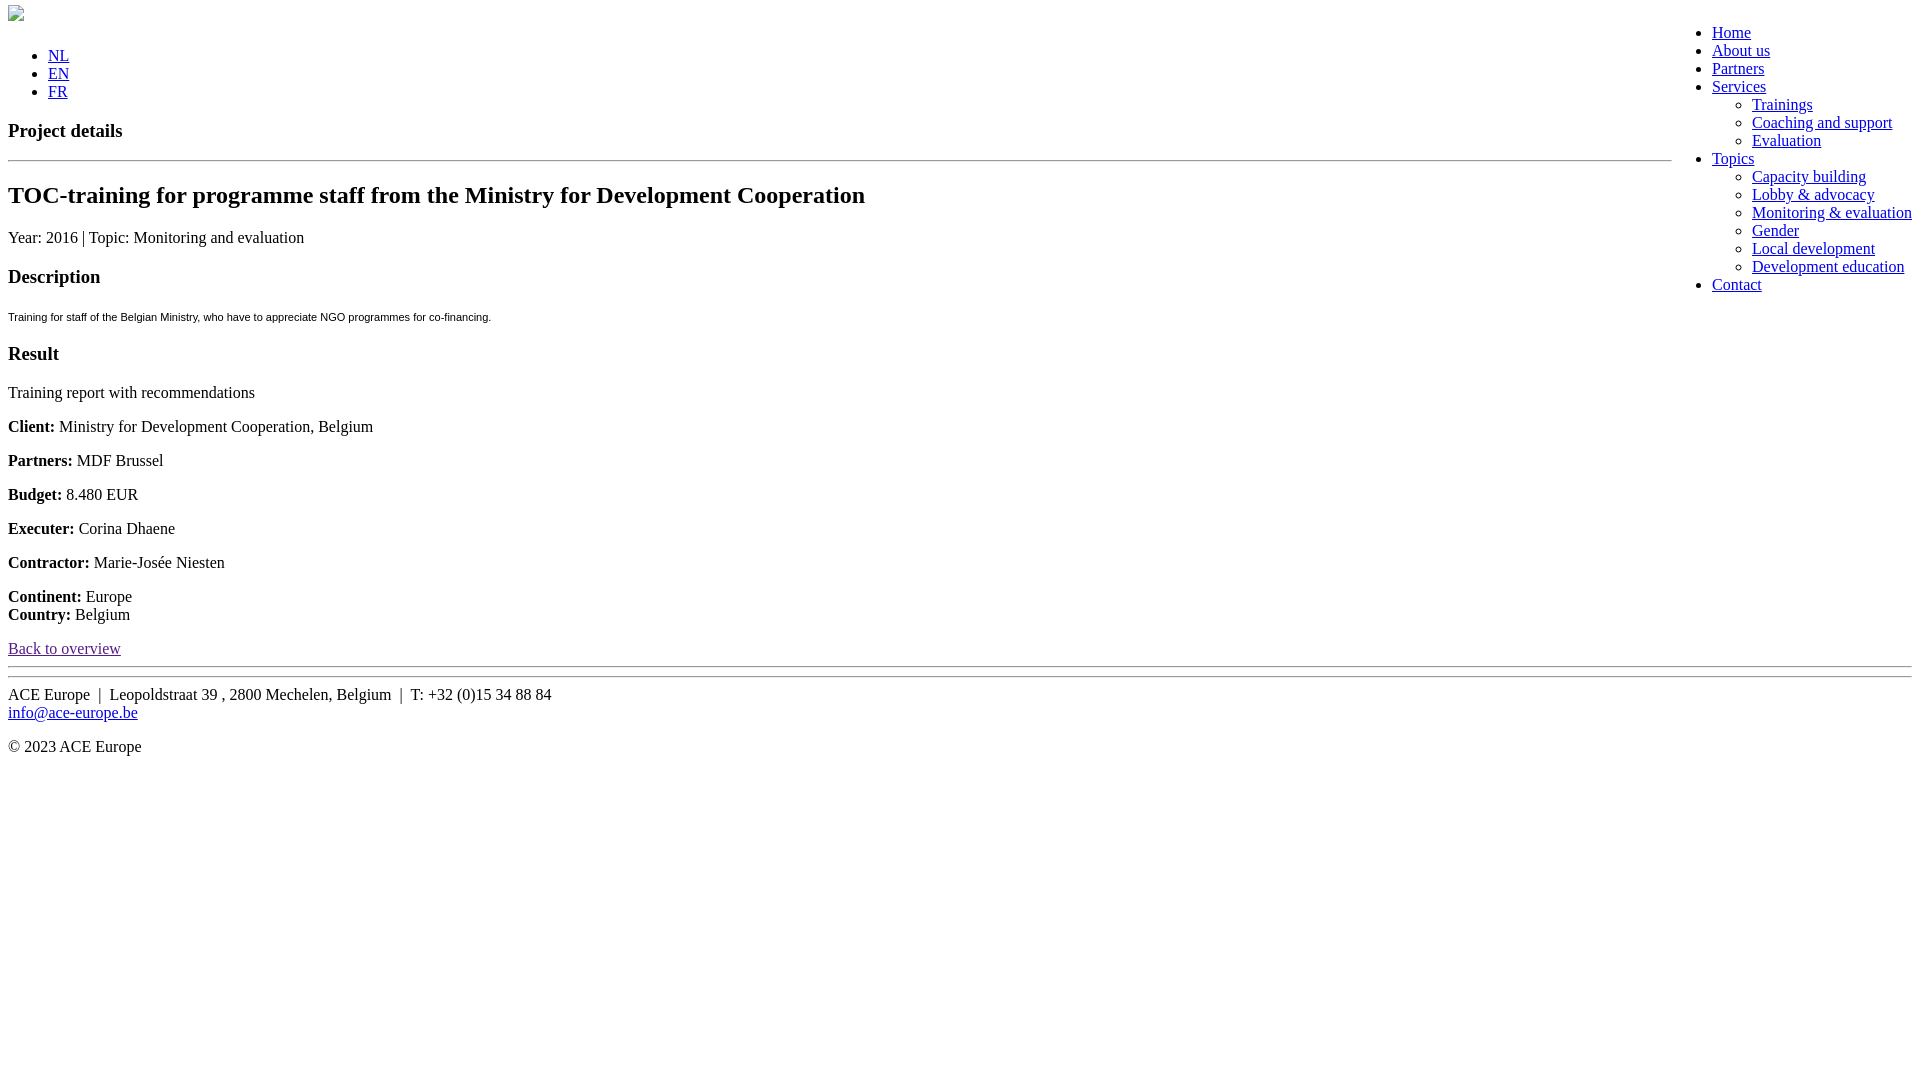 The height and width of the screenshot is (1080, 1920). Describe the element at coordinates (1730, 32) in the screenshot. I see `'Home'` at that location.